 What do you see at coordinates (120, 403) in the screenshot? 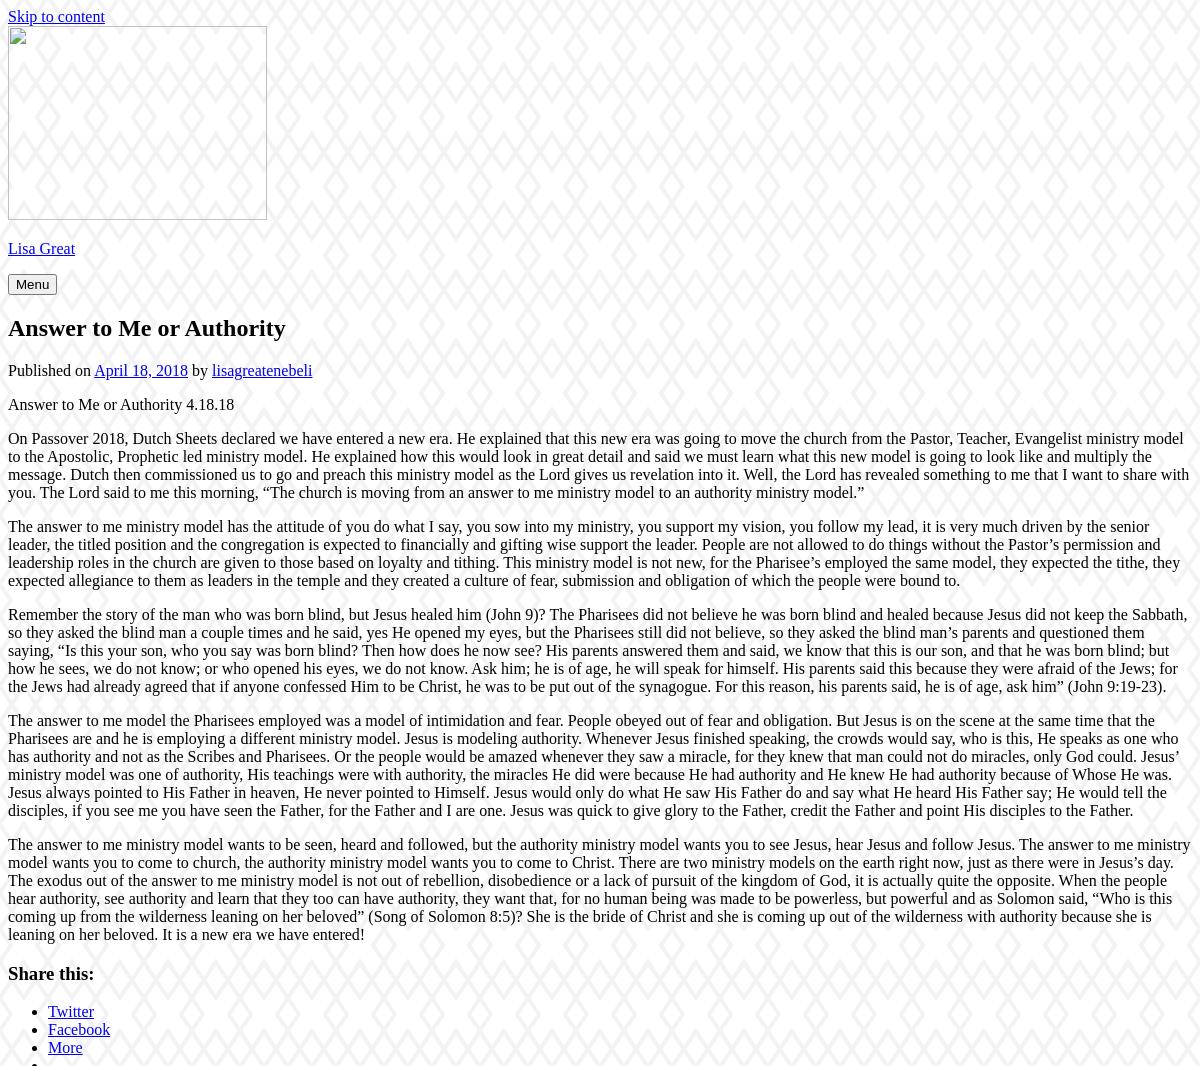
I see `'Answer to Me or Authority 4.18.18'` at bounding box center [120, 403].